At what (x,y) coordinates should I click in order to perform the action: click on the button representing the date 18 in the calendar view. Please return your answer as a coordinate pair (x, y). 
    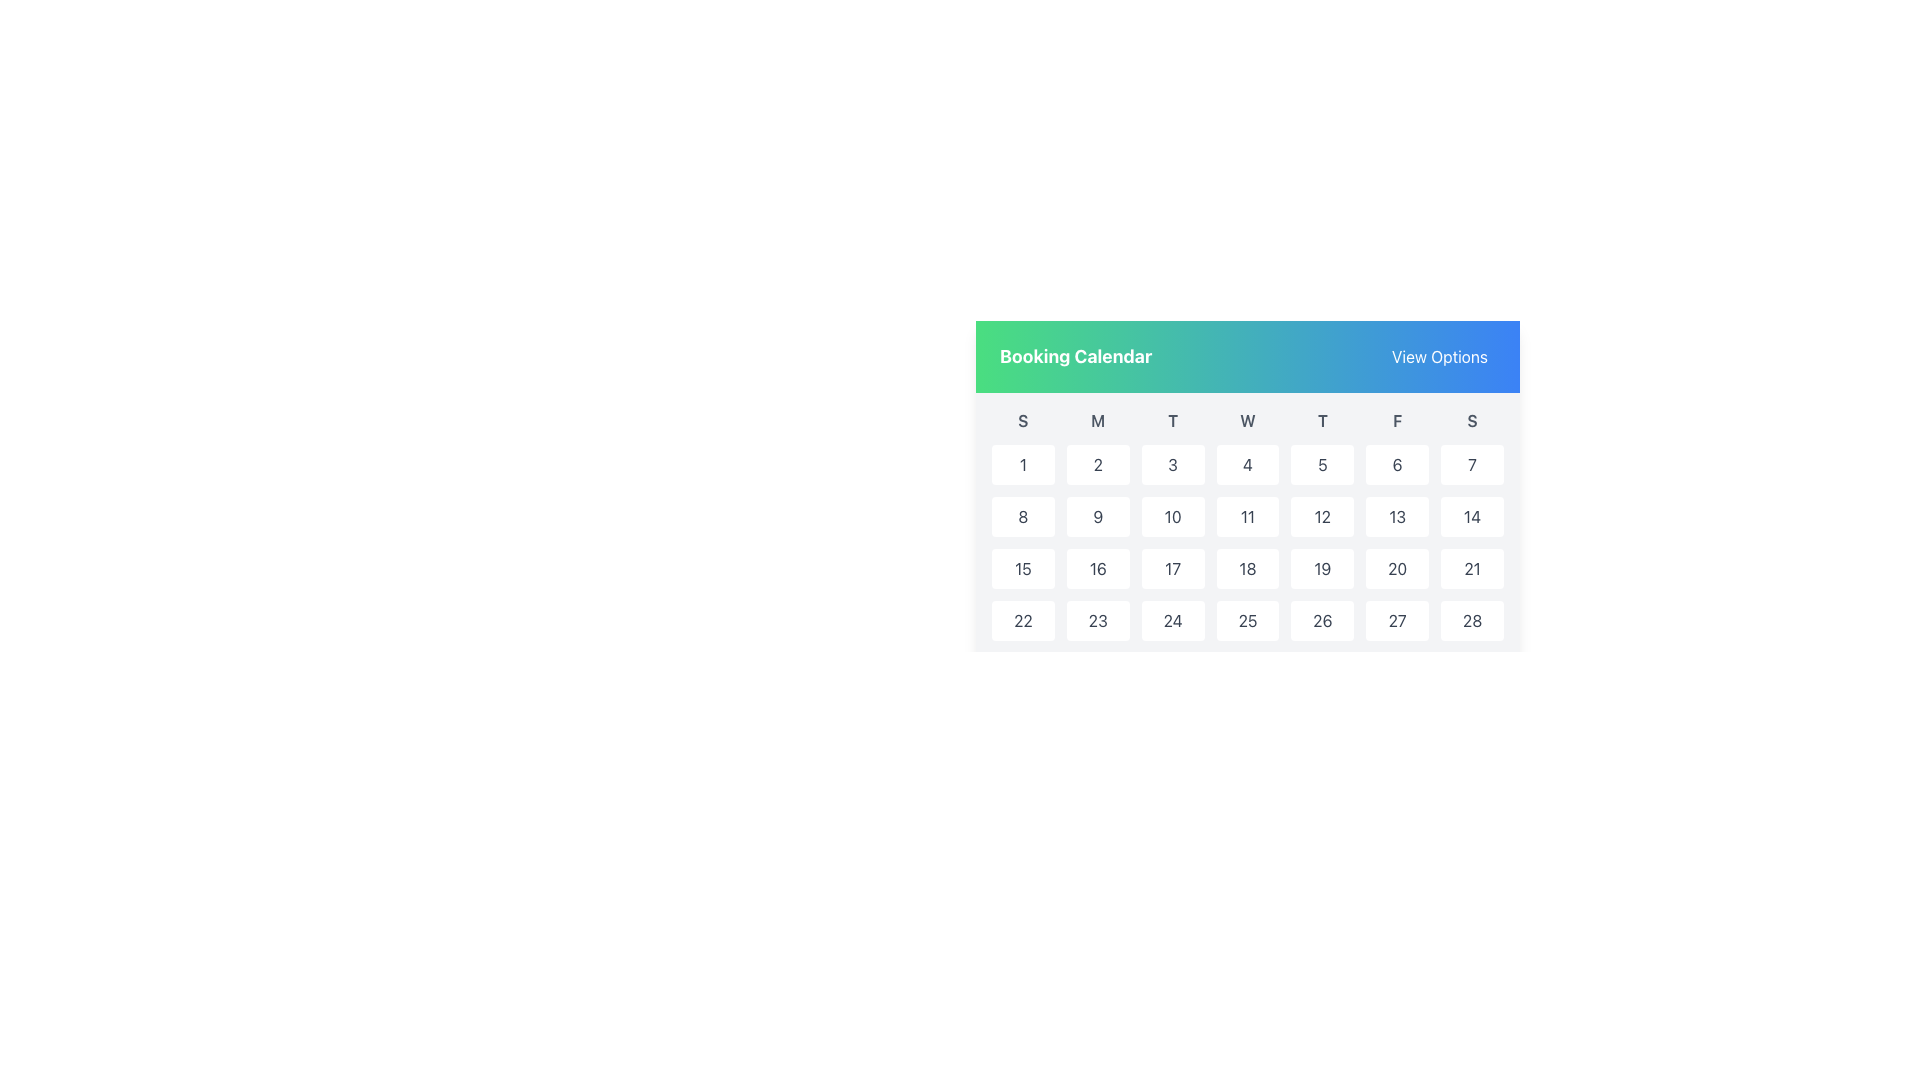
    Looking at the image, I should click on (1247, 569).